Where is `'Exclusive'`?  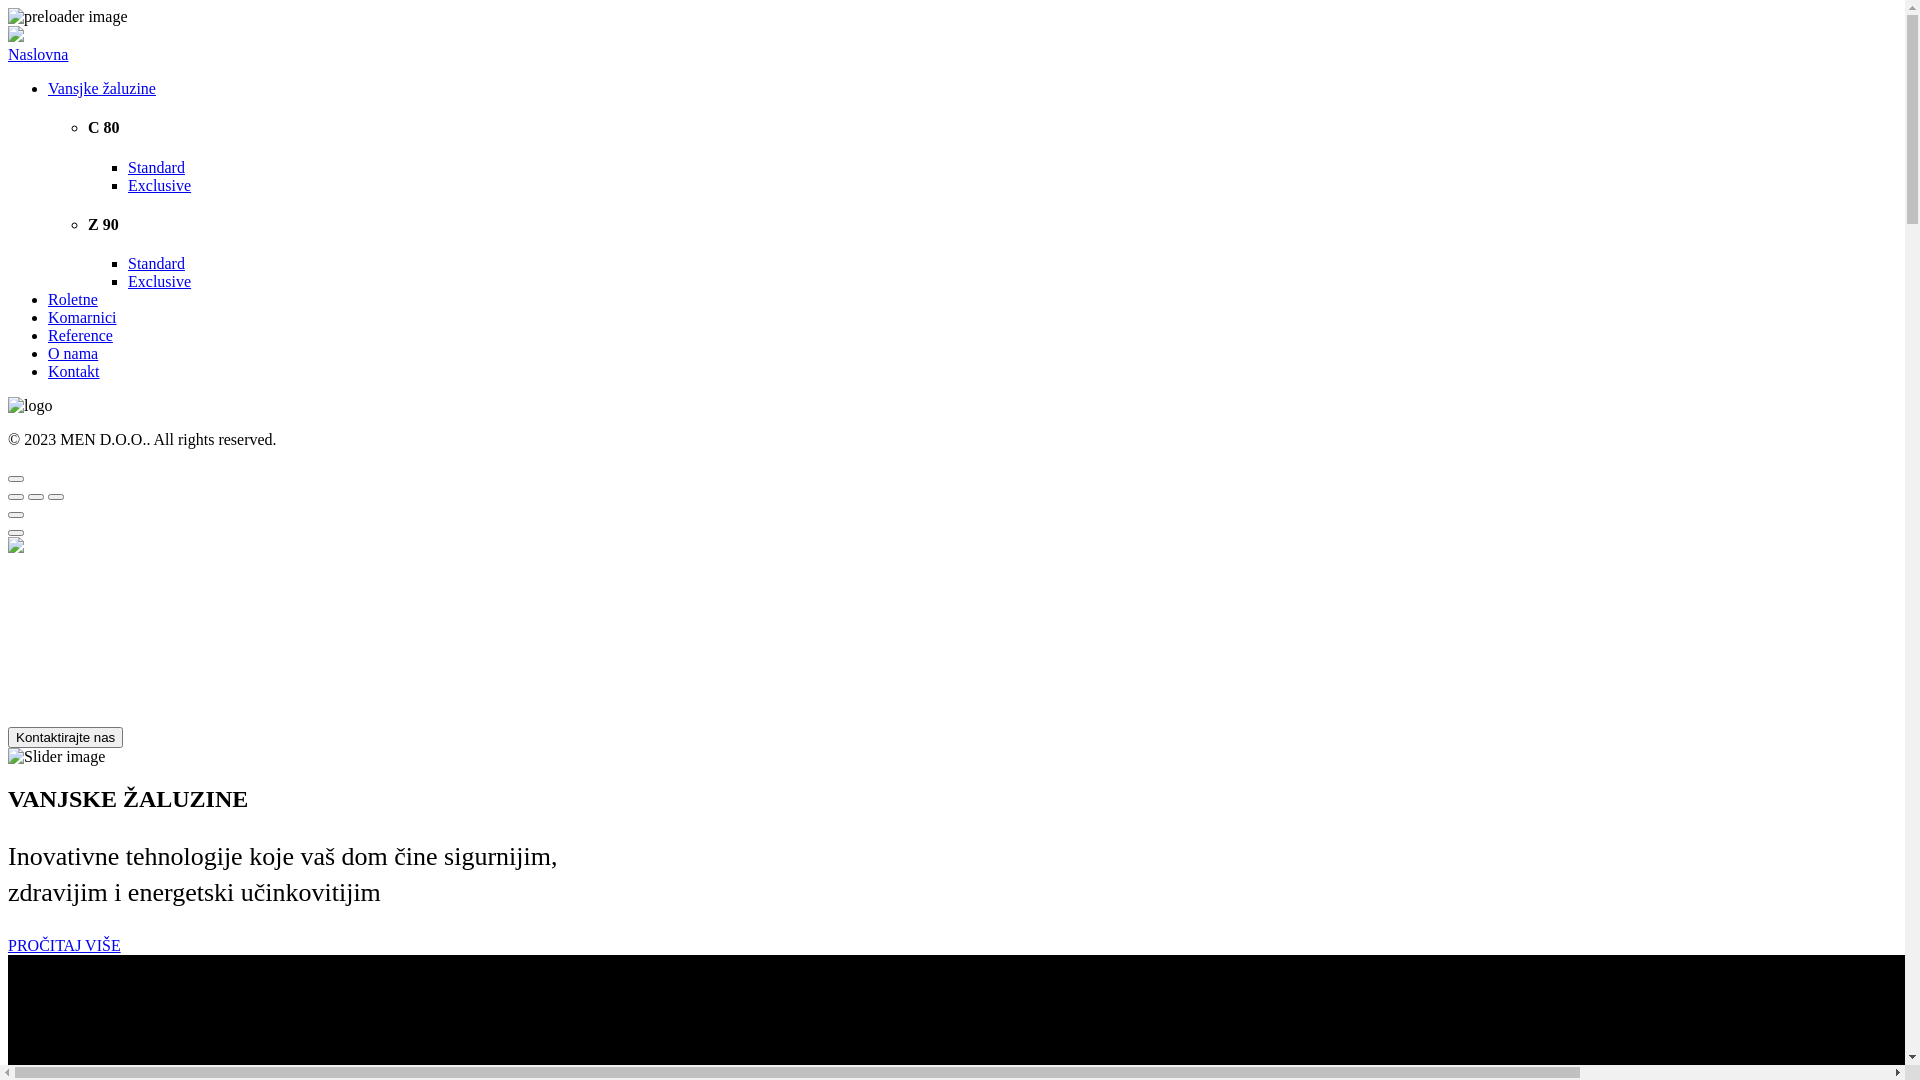 'Exclusive' is located at coordinates (127, 185).